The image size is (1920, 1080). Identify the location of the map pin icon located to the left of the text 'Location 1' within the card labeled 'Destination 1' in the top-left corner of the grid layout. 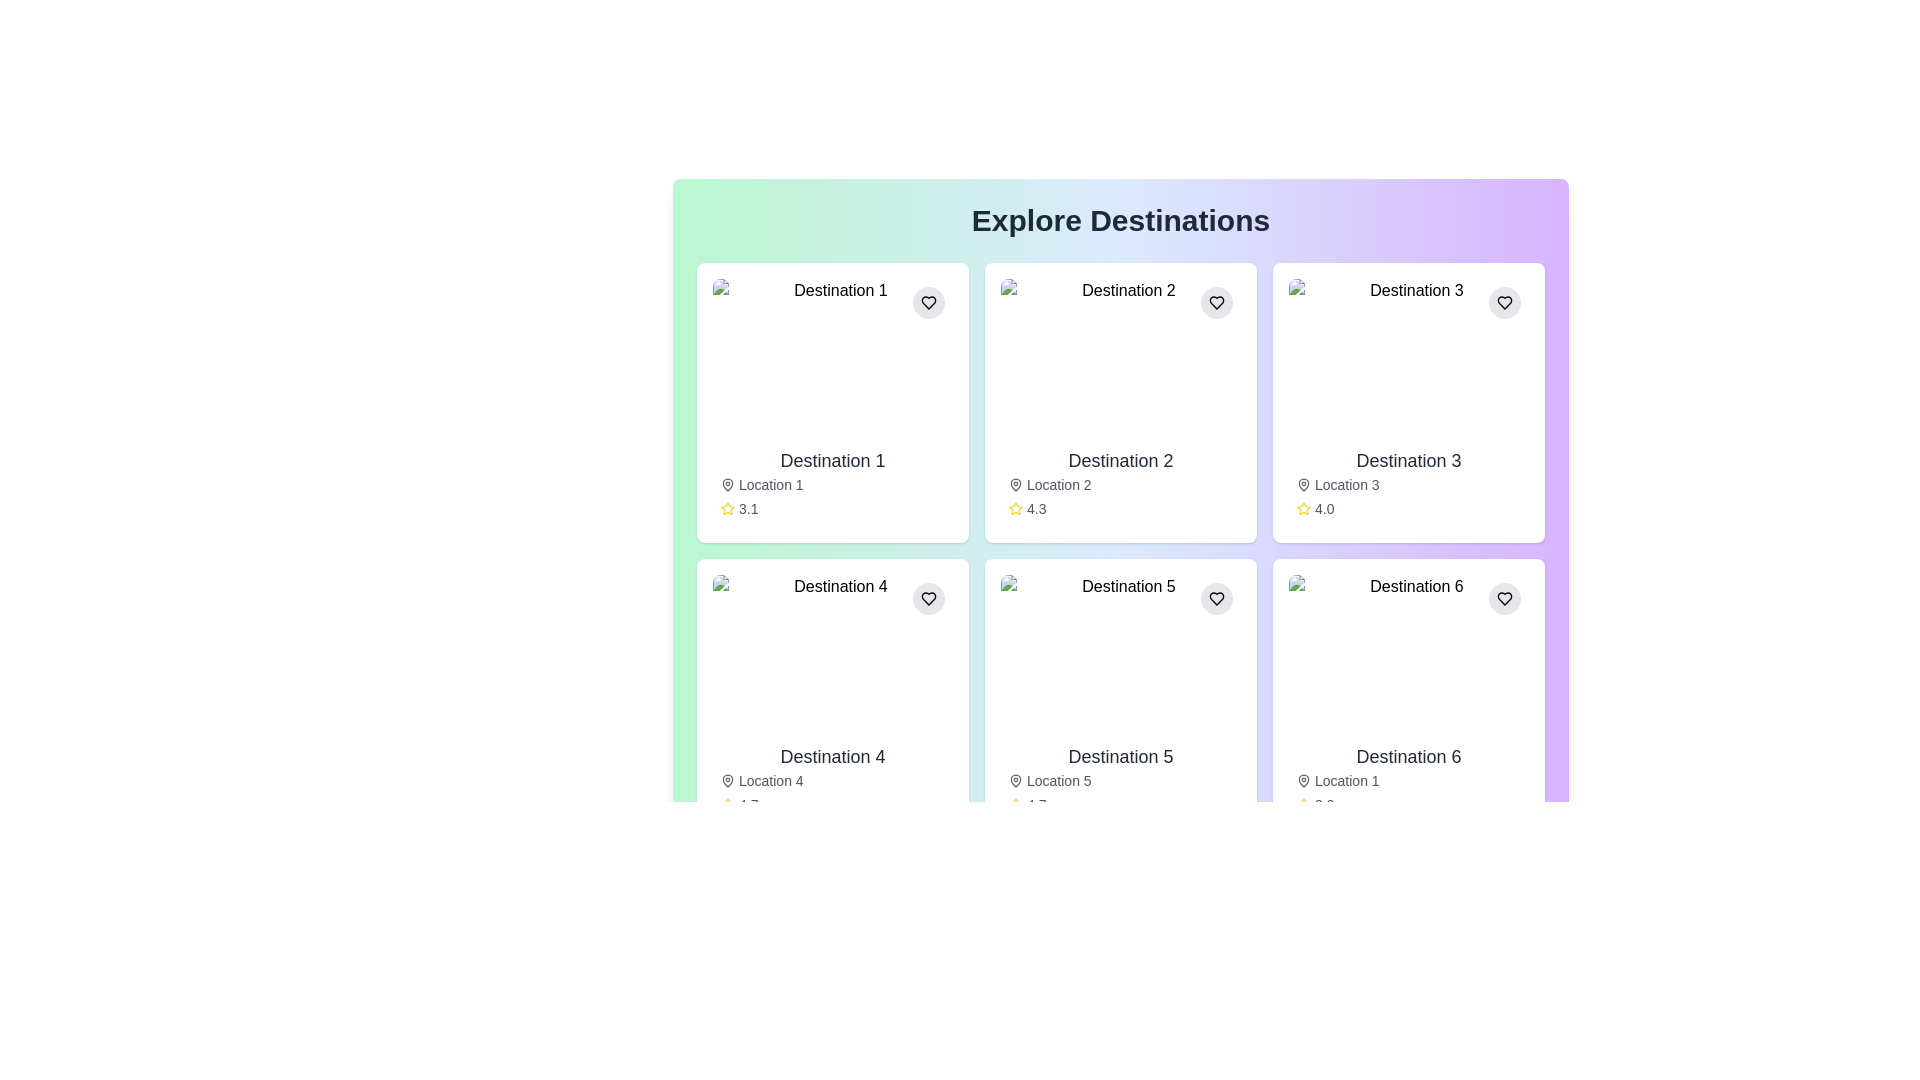
(727, 485).